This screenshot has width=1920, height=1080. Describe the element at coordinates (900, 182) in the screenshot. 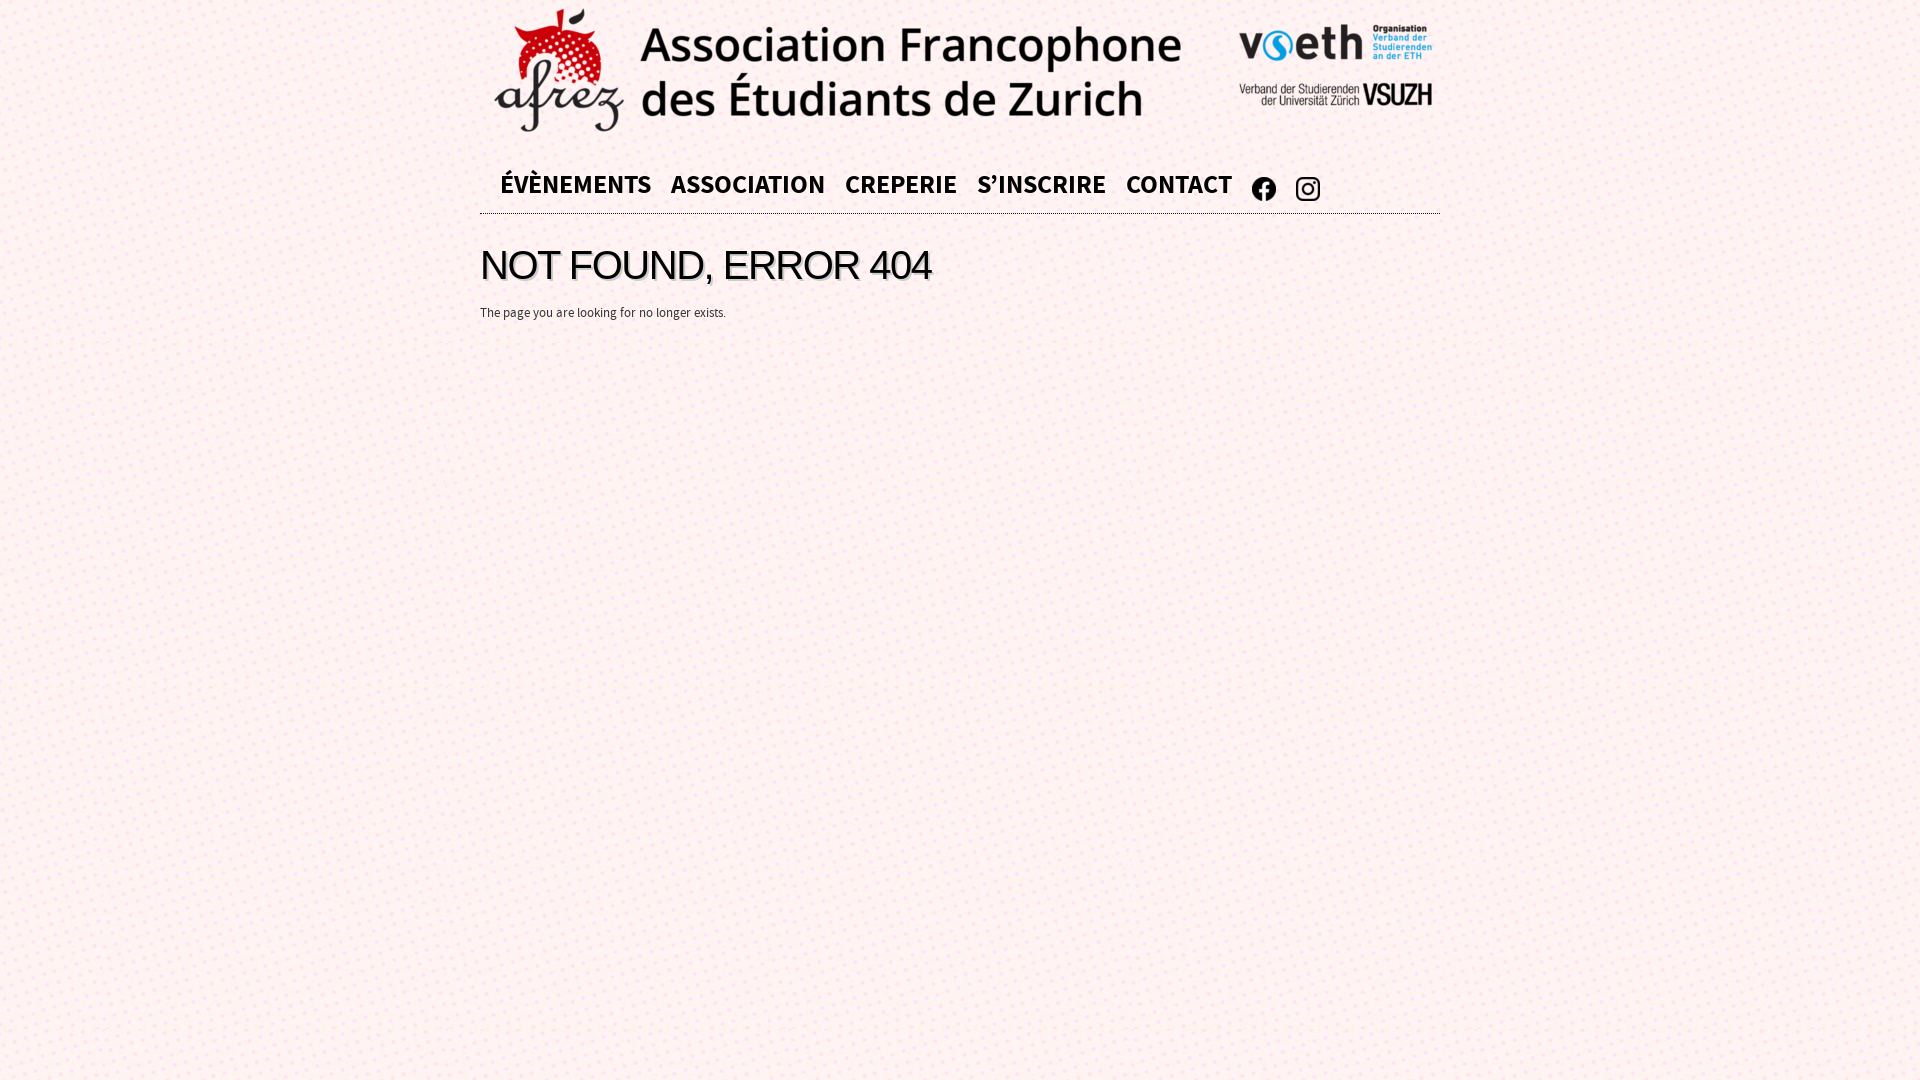

I see `'CREPERIE'` at that location.